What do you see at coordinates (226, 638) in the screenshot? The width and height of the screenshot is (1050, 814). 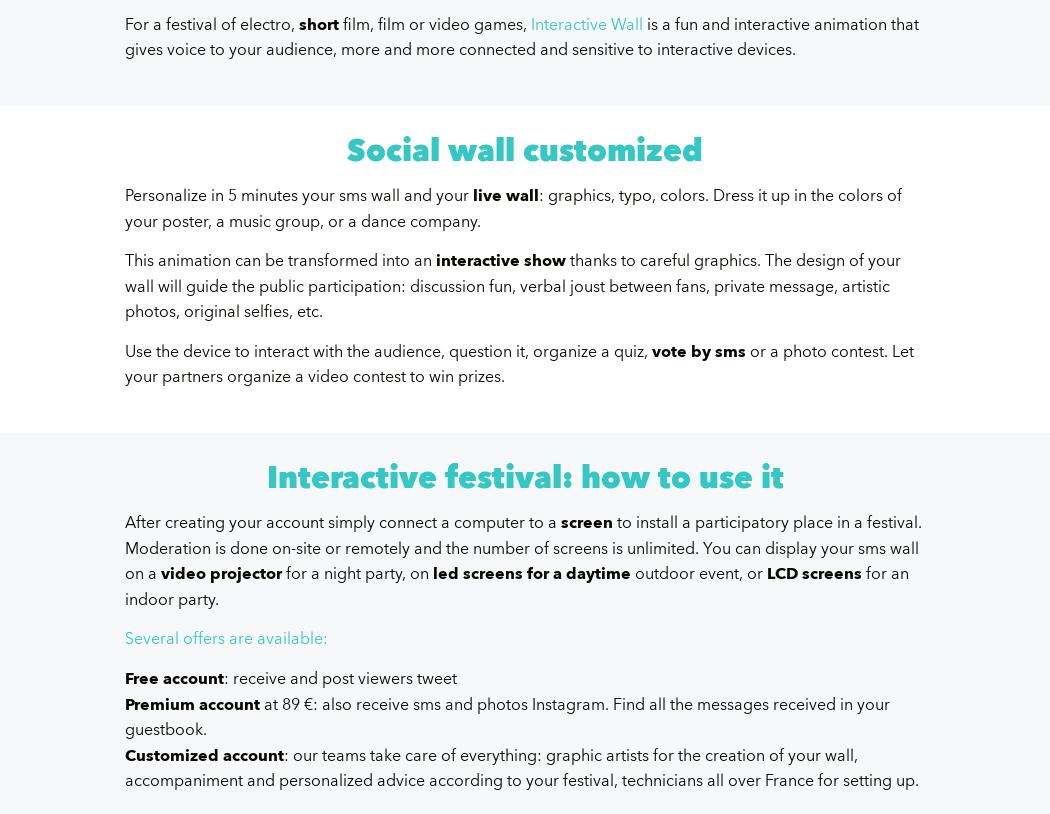 I see `'Several offers are available:'` at bounding box center [226, 638].